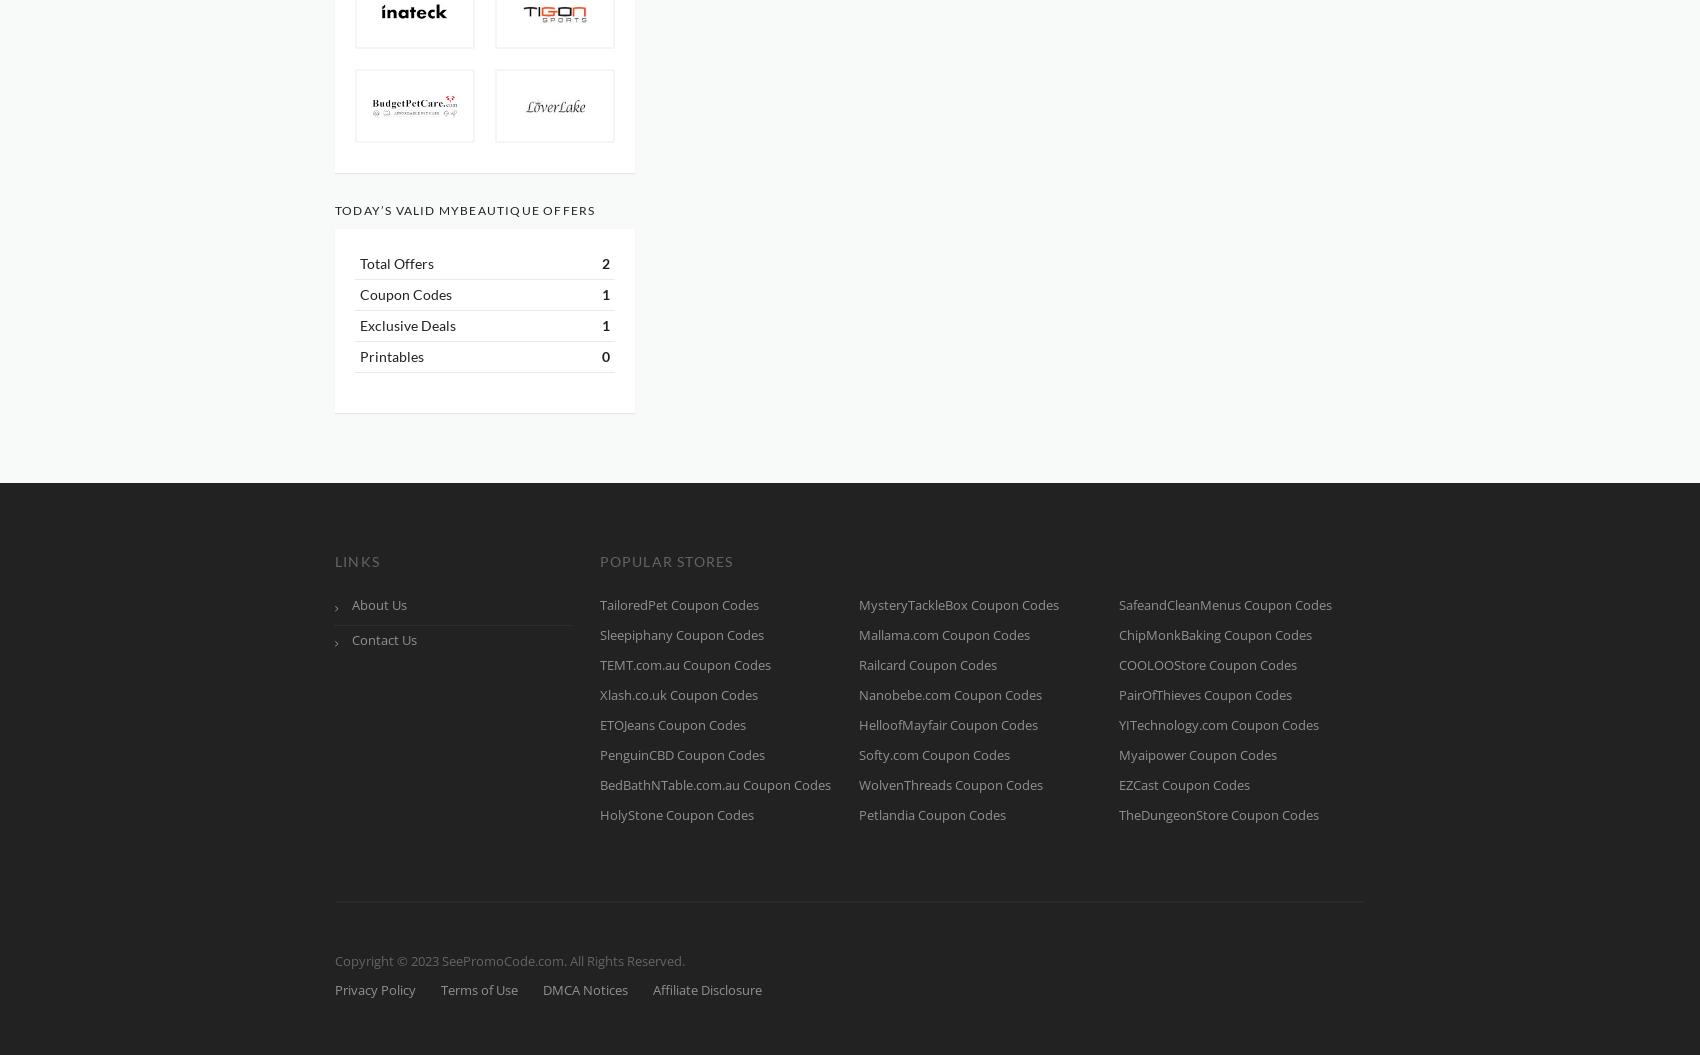 The height and width of the screenshot is (1055, 1700). What do you see at coordinates (1213, 634) in the screenshot?
I see `'ChipMonkBaking Coupon Codes'` at bounding box center [1213, 634].